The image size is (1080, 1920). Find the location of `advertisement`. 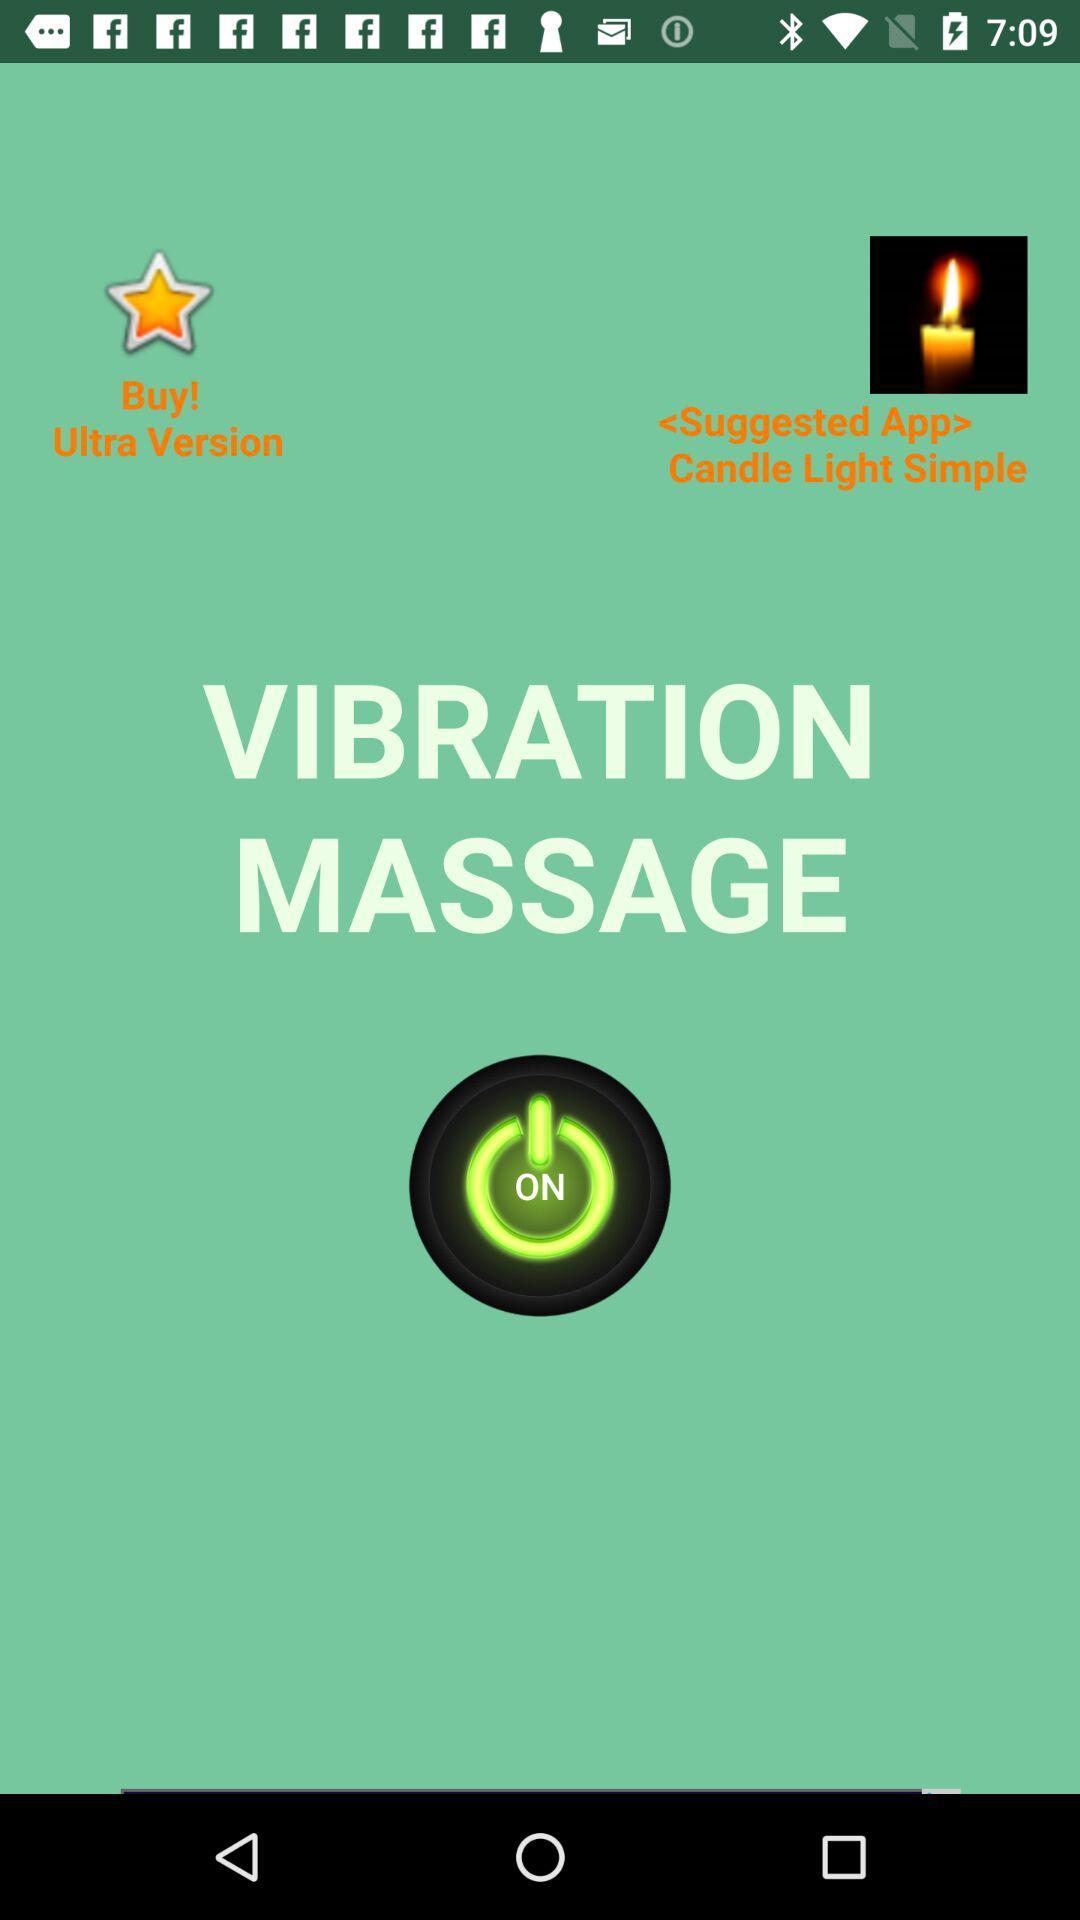

advertisement is located at coordinates (947, 314).